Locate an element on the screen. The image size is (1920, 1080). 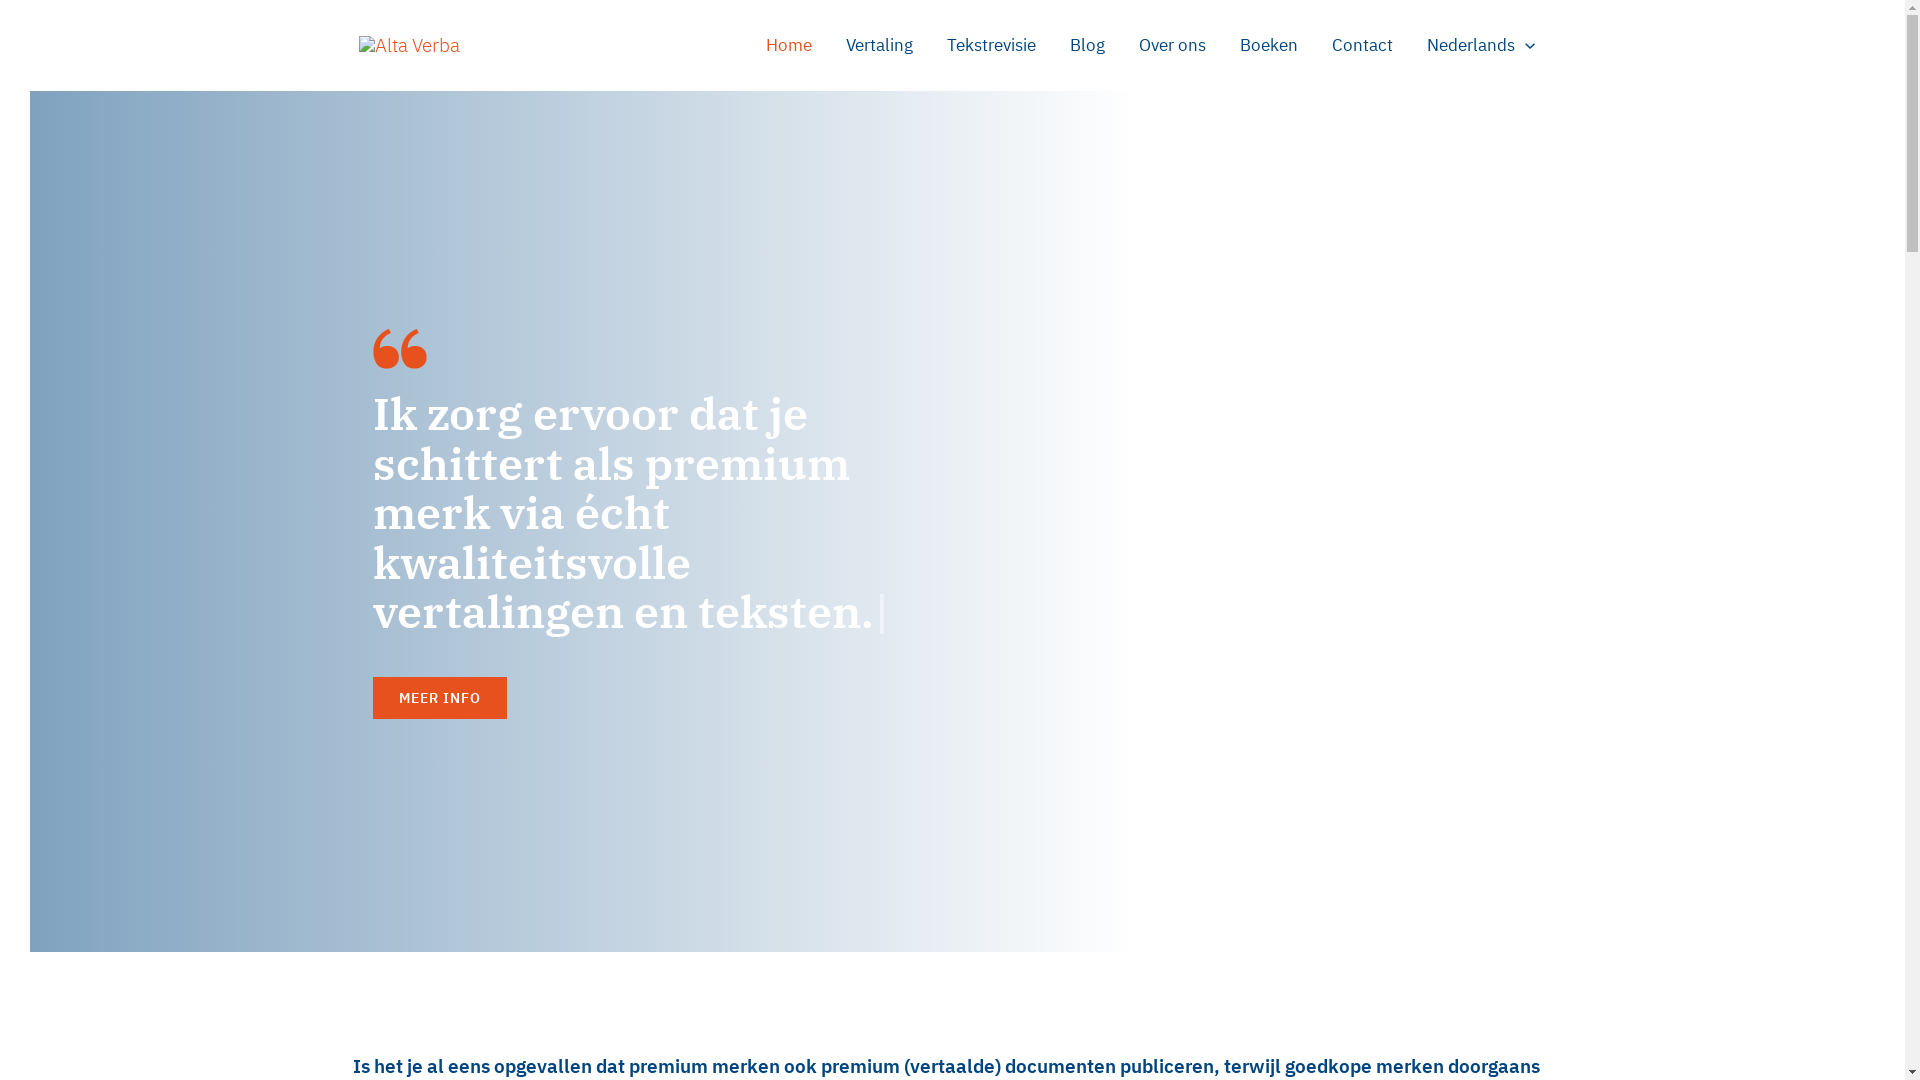
'MEER INFO' is located at coordinates (372, 697).